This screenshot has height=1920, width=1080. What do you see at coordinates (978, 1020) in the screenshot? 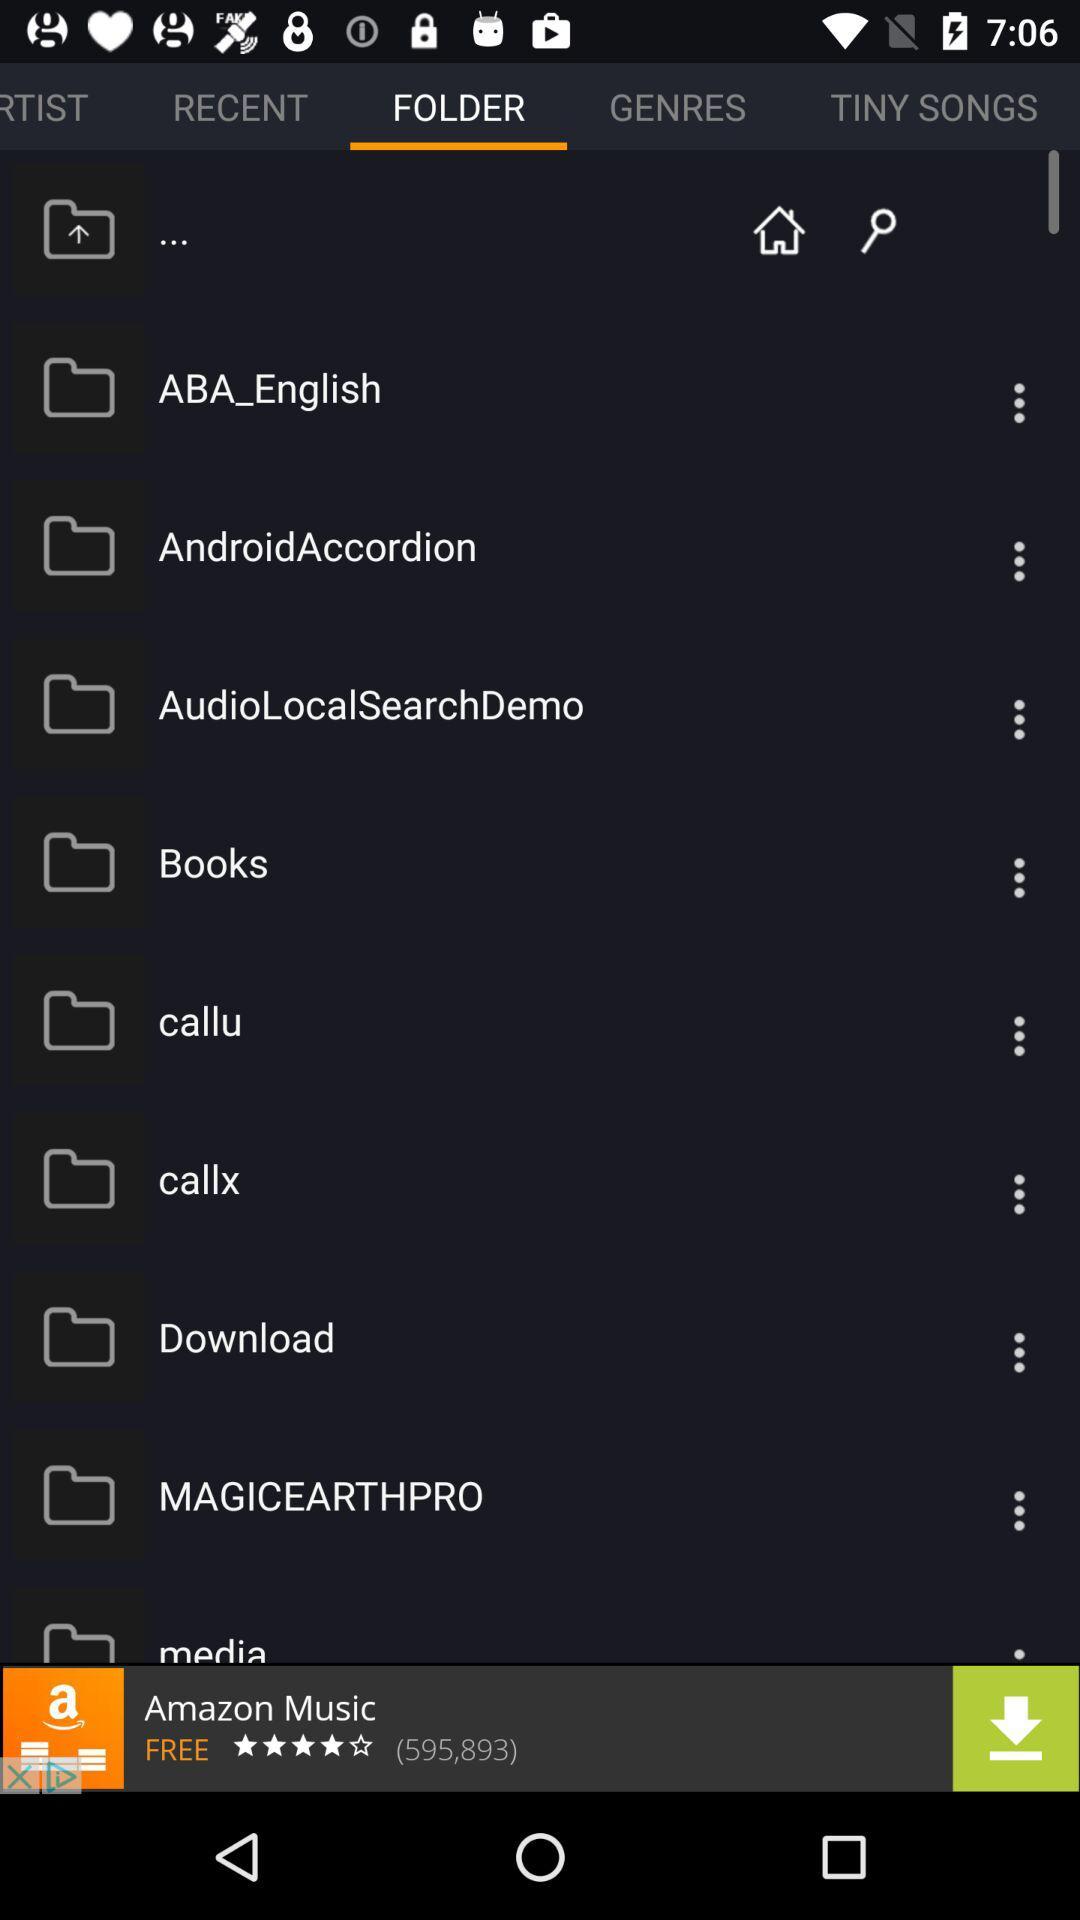
I see `settings` at bounding box center [978, 1020].